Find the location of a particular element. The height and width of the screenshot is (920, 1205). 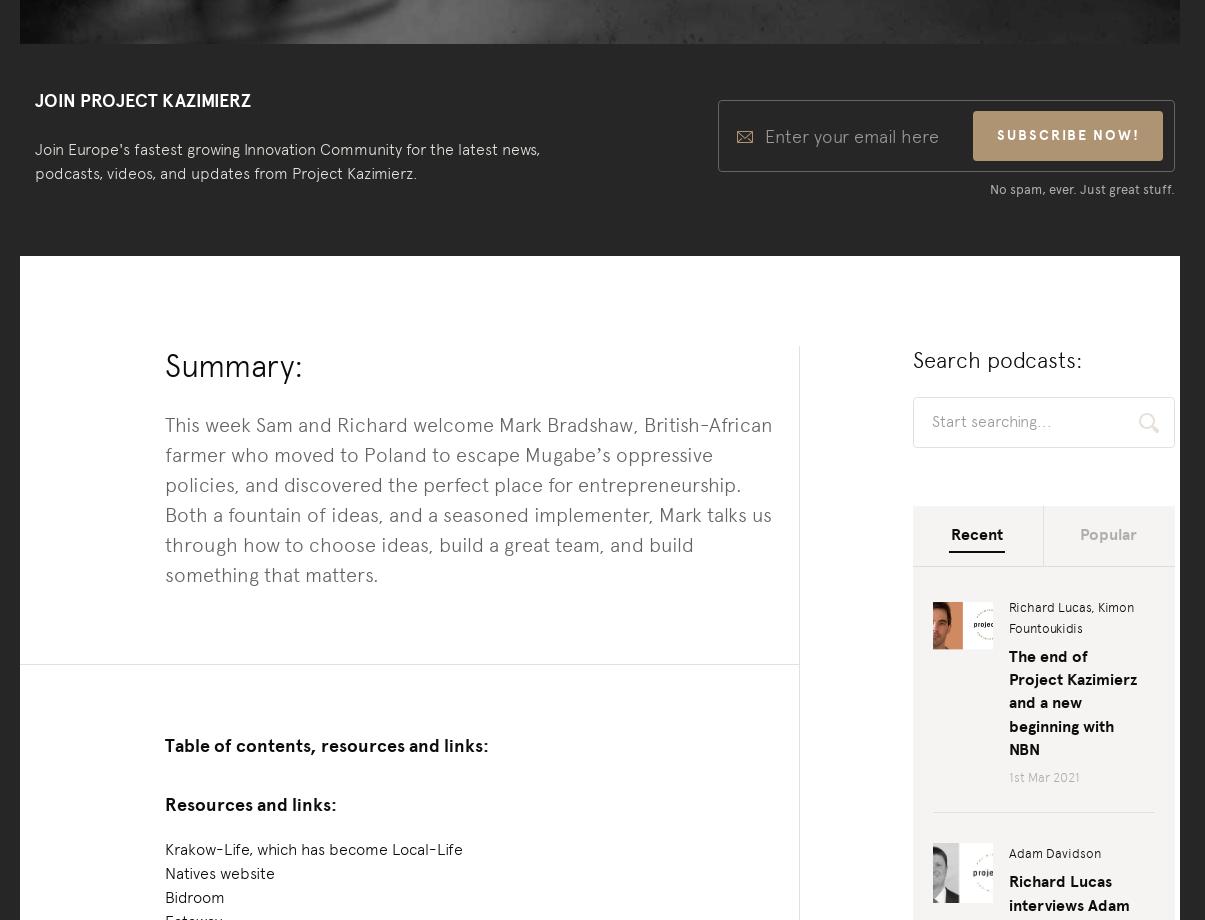

'This week Sam and Richard welcome Mark Bradshaw, British-African farmer who moved to Poland to escape Mugabe’s oppressive policies, and discovered the perfect place for entrepreneurship. Both a fountain of ideas, and a seasoned implementer, Mark talks us through how to choose ideas, build a great team, and build something that matters.' is located at coordinates (467, 499).